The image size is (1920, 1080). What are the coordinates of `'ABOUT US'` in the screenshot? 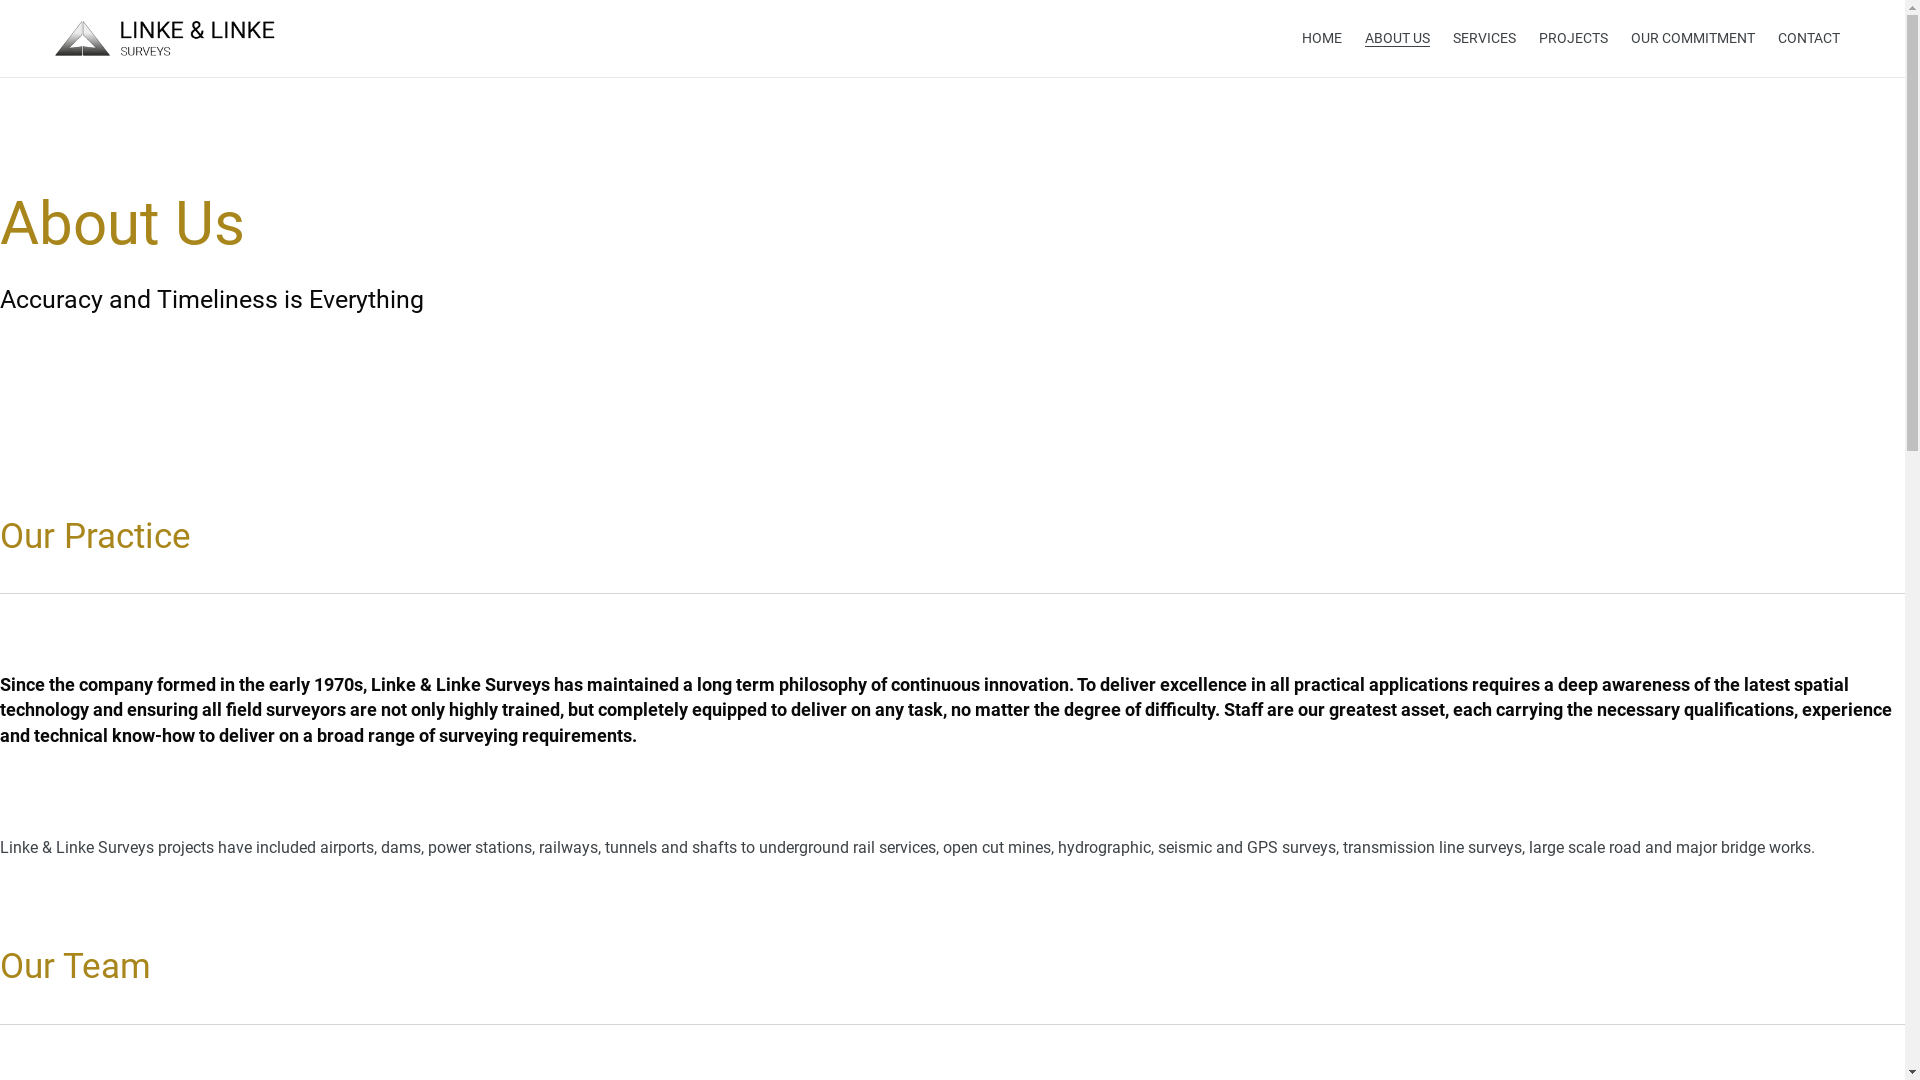 It's located at (1396, 38).